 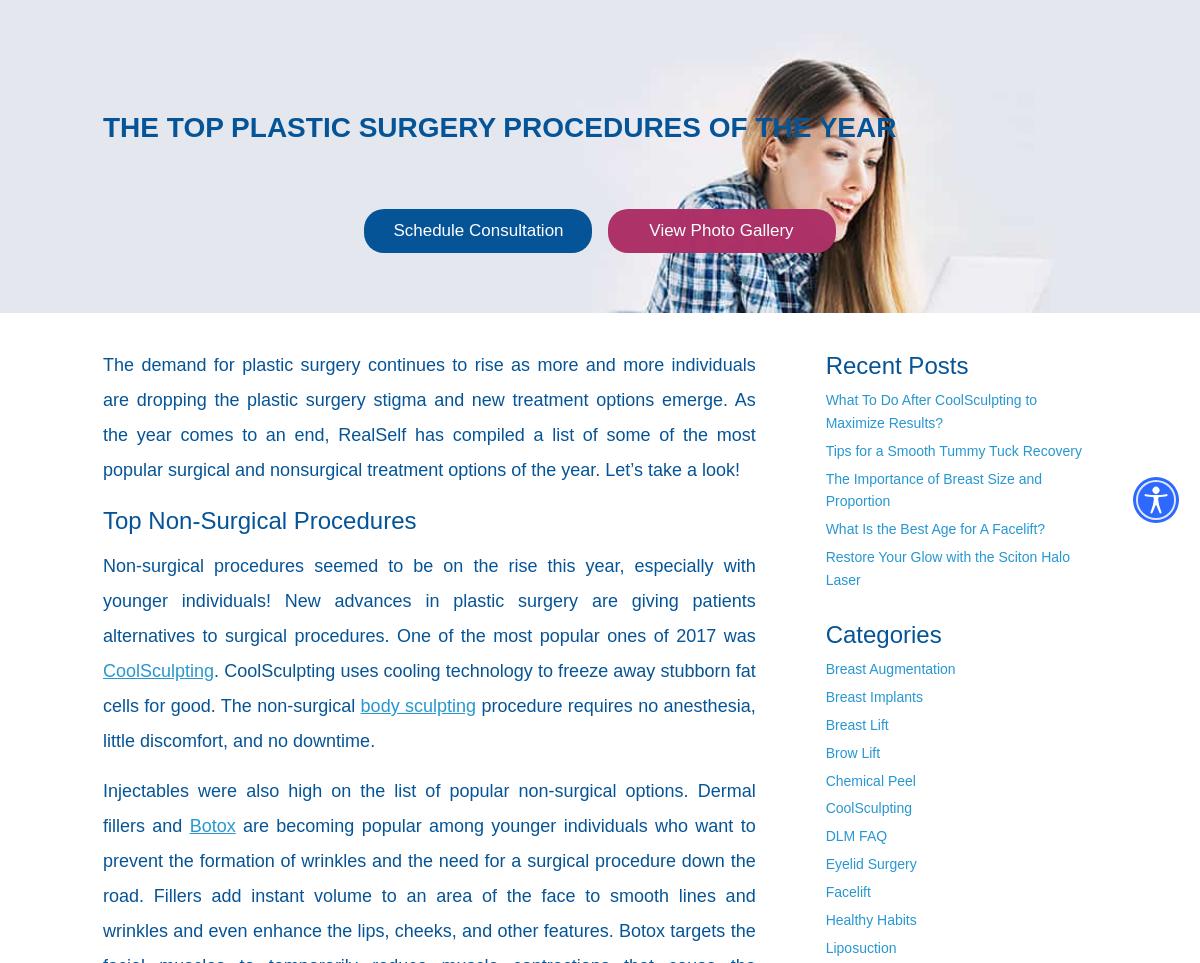 What do you see at coordinates (824, 835) in the screenshot?
I see `'DLM FAQ'` at bounding box center [824, 835].